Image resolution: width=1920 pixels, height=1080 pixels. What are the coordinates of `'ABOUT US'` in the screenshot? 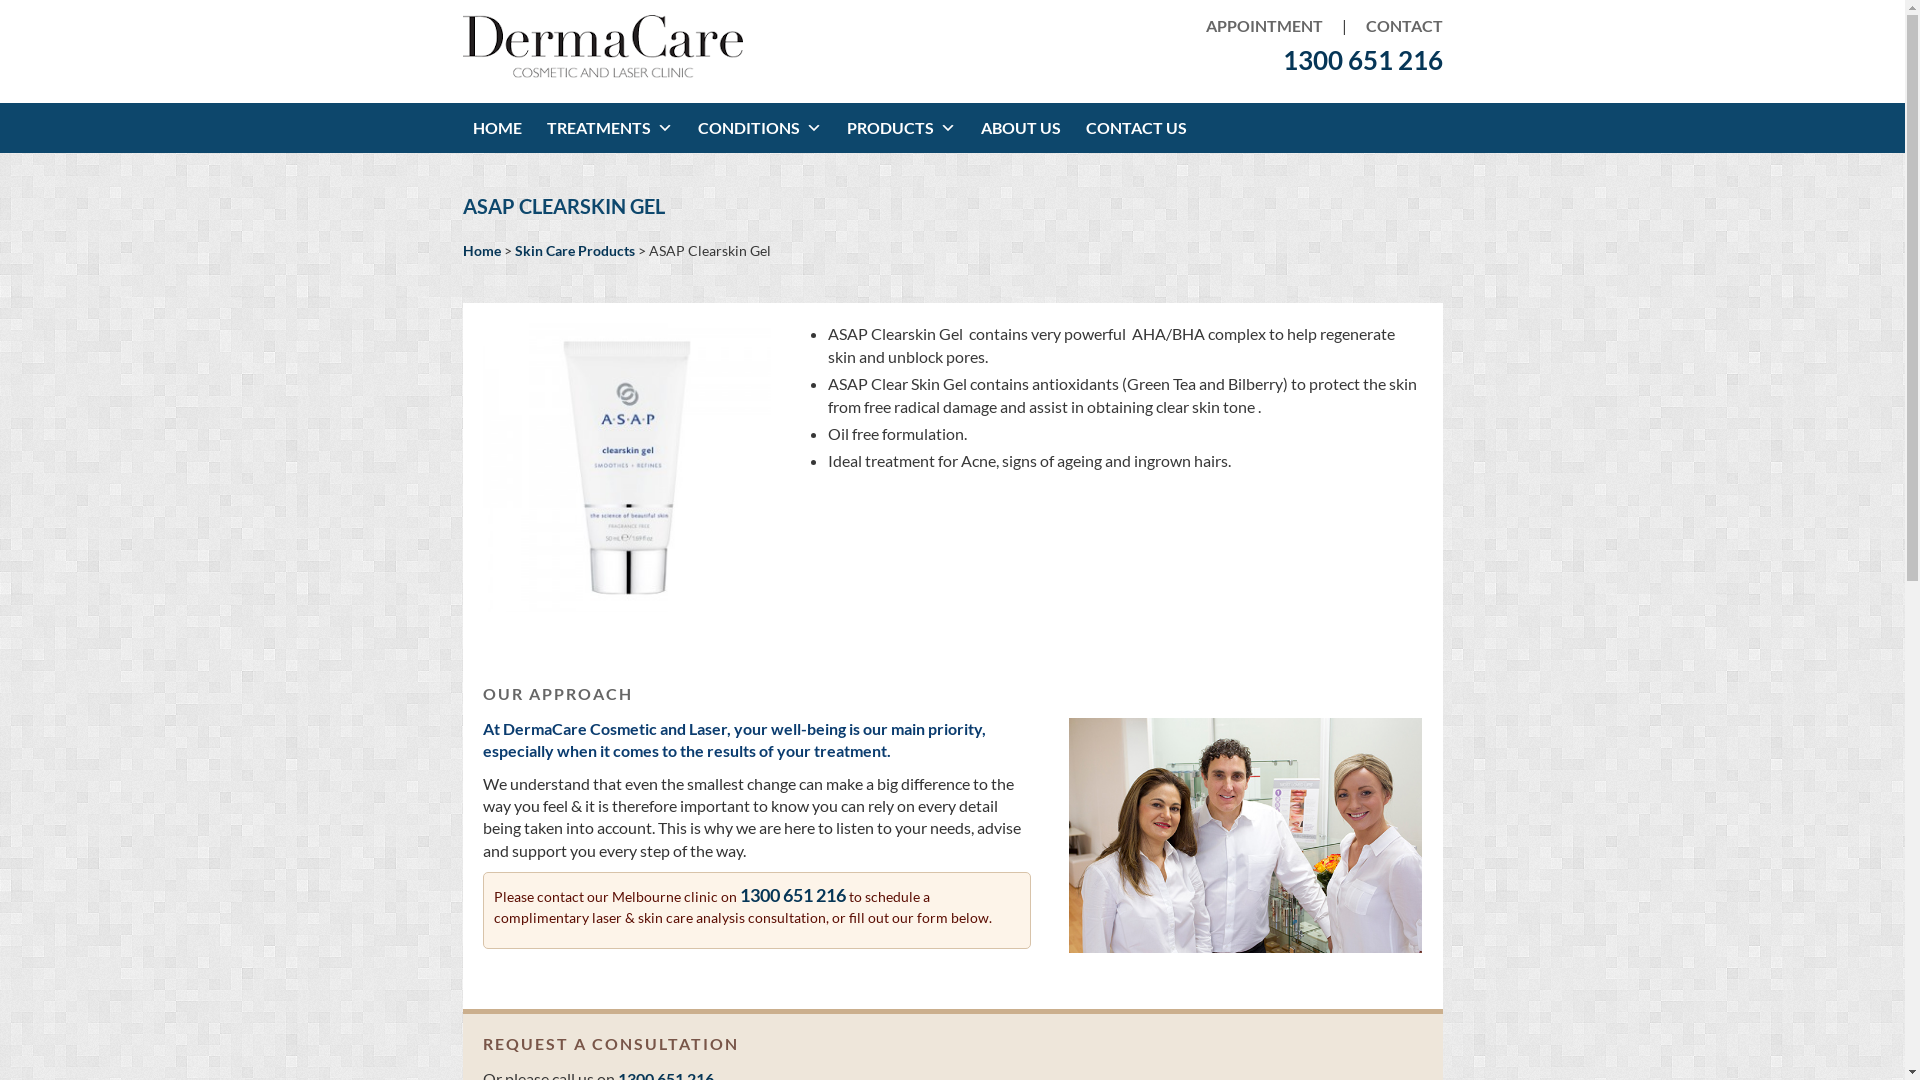 It's located at (1022, 127).